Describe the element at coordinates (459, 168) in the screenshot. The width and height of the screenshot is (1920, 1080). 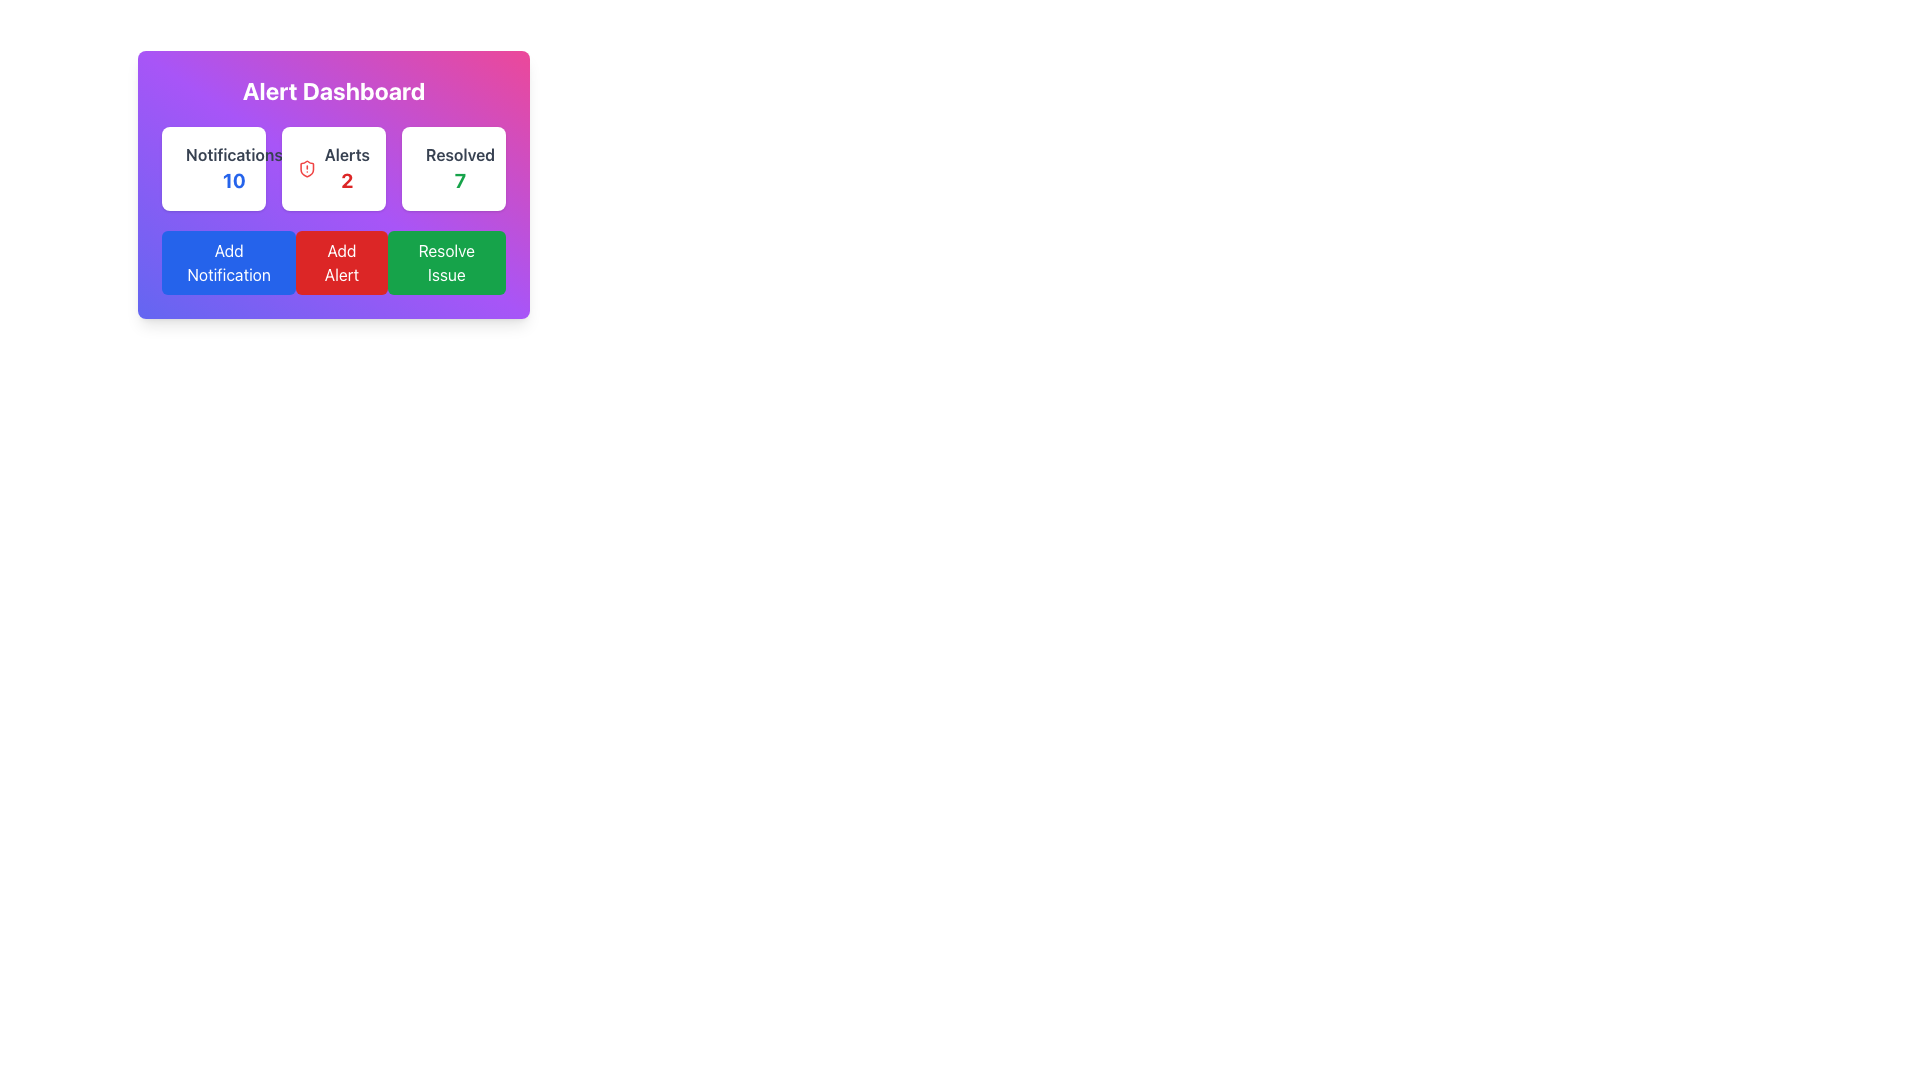
I see `displayed text from the third Text label in the top row of the dashboard, which shows the count of resolved issues and is located to the right of the 'Alerts' card` at that location.